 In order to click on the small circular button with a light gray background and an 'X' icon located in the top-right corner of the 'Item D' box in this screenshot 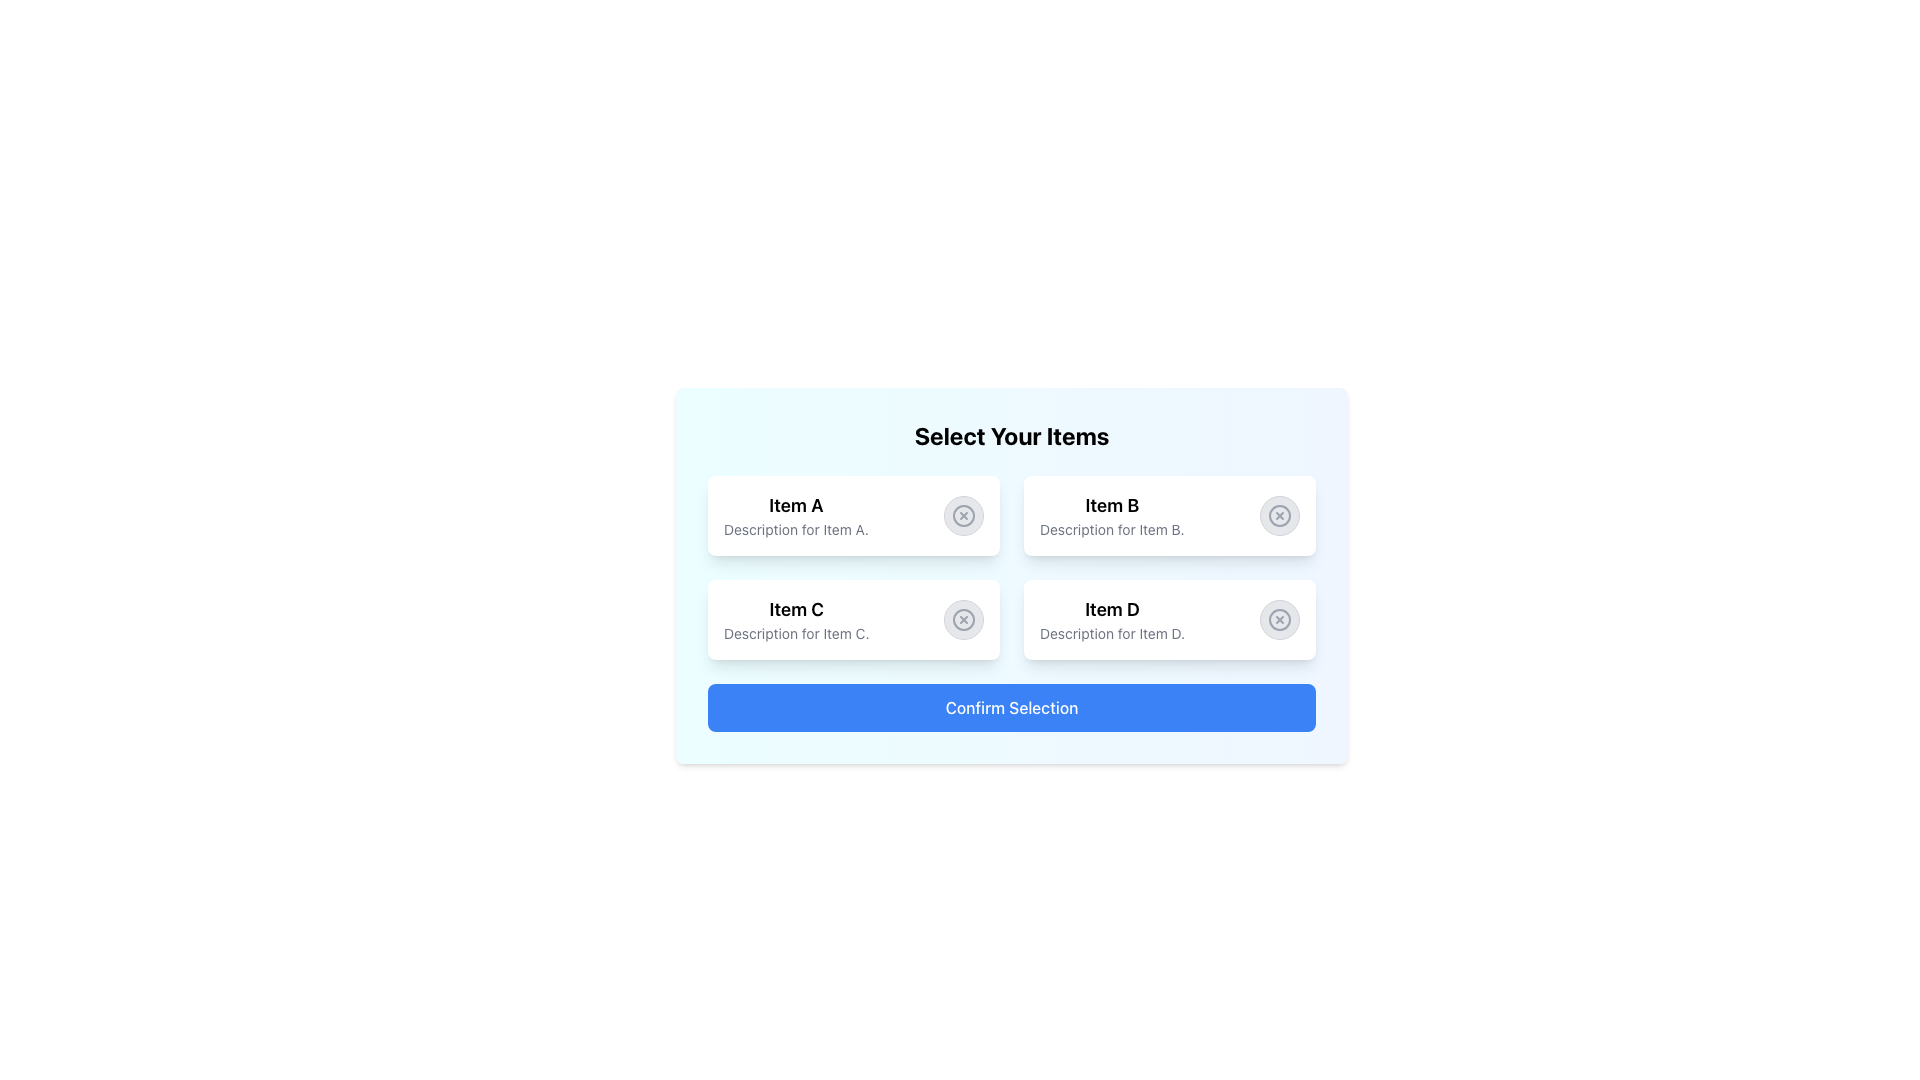, I will do `click(1280, 619)`.